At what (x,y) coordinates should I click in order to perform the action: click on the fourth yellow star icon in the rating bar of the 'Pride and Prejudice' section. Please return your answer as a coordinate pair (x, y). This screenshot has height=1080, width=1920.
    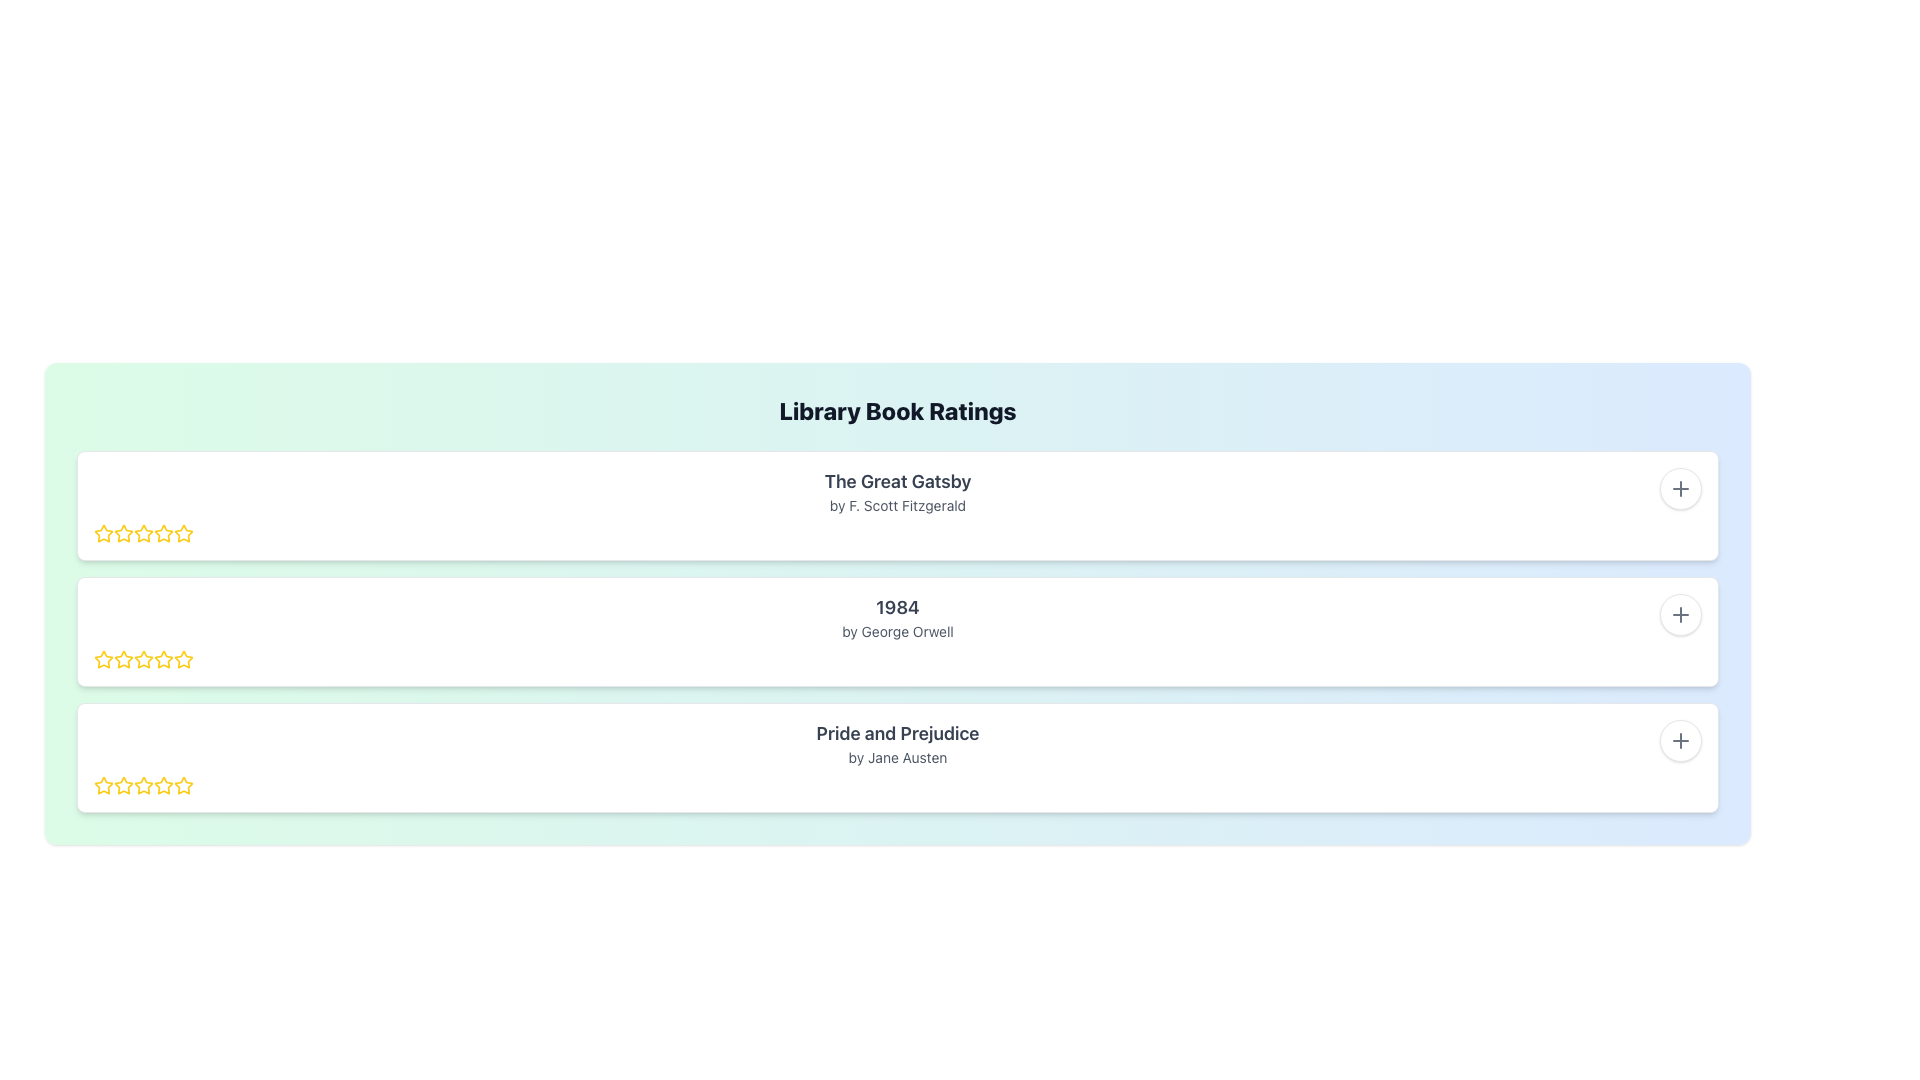
    Looking at the image, I should click on (143, 785).